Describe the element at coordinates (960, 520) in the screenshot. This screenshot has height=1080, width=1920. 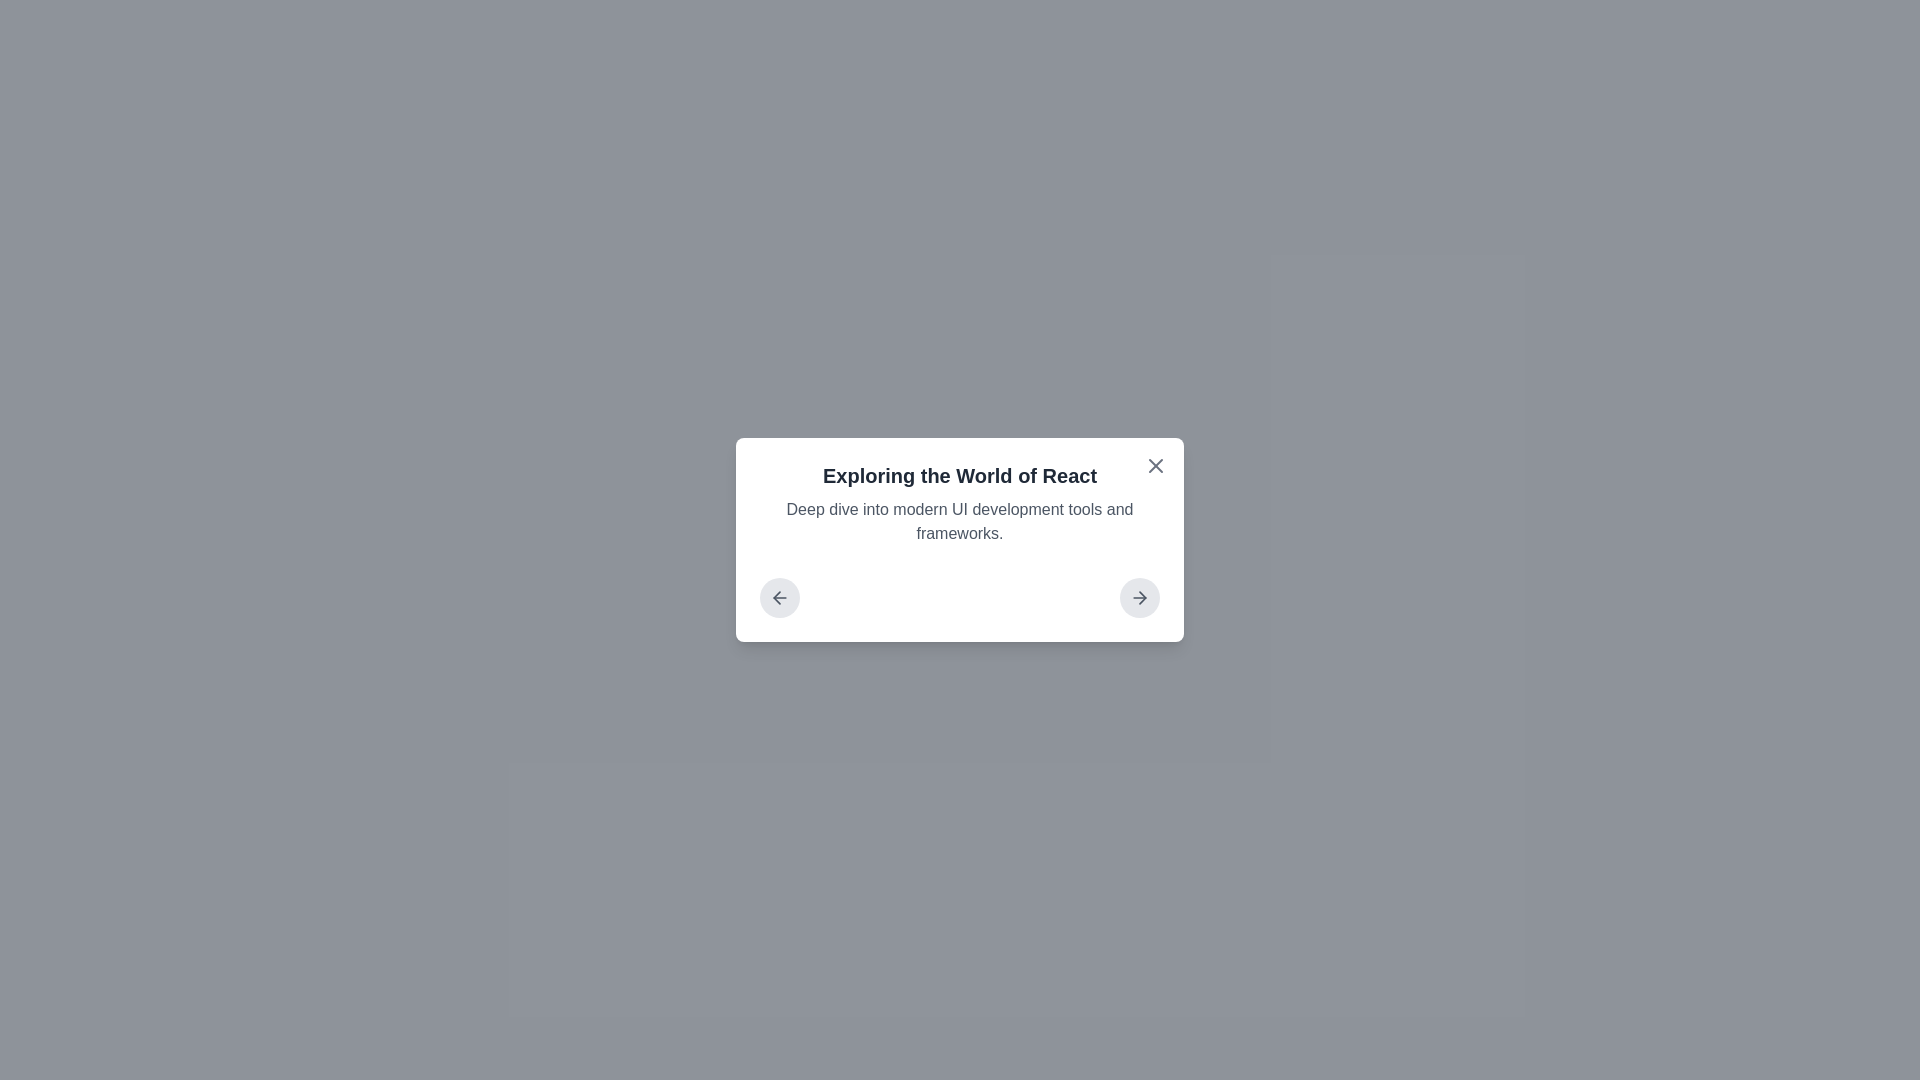
I see `the text paragraph that reads 'Deep dive into modern UI development tools and frameworks.', which is styled in gray and positioned below the heading 'Exploring the World of React'` at that location.